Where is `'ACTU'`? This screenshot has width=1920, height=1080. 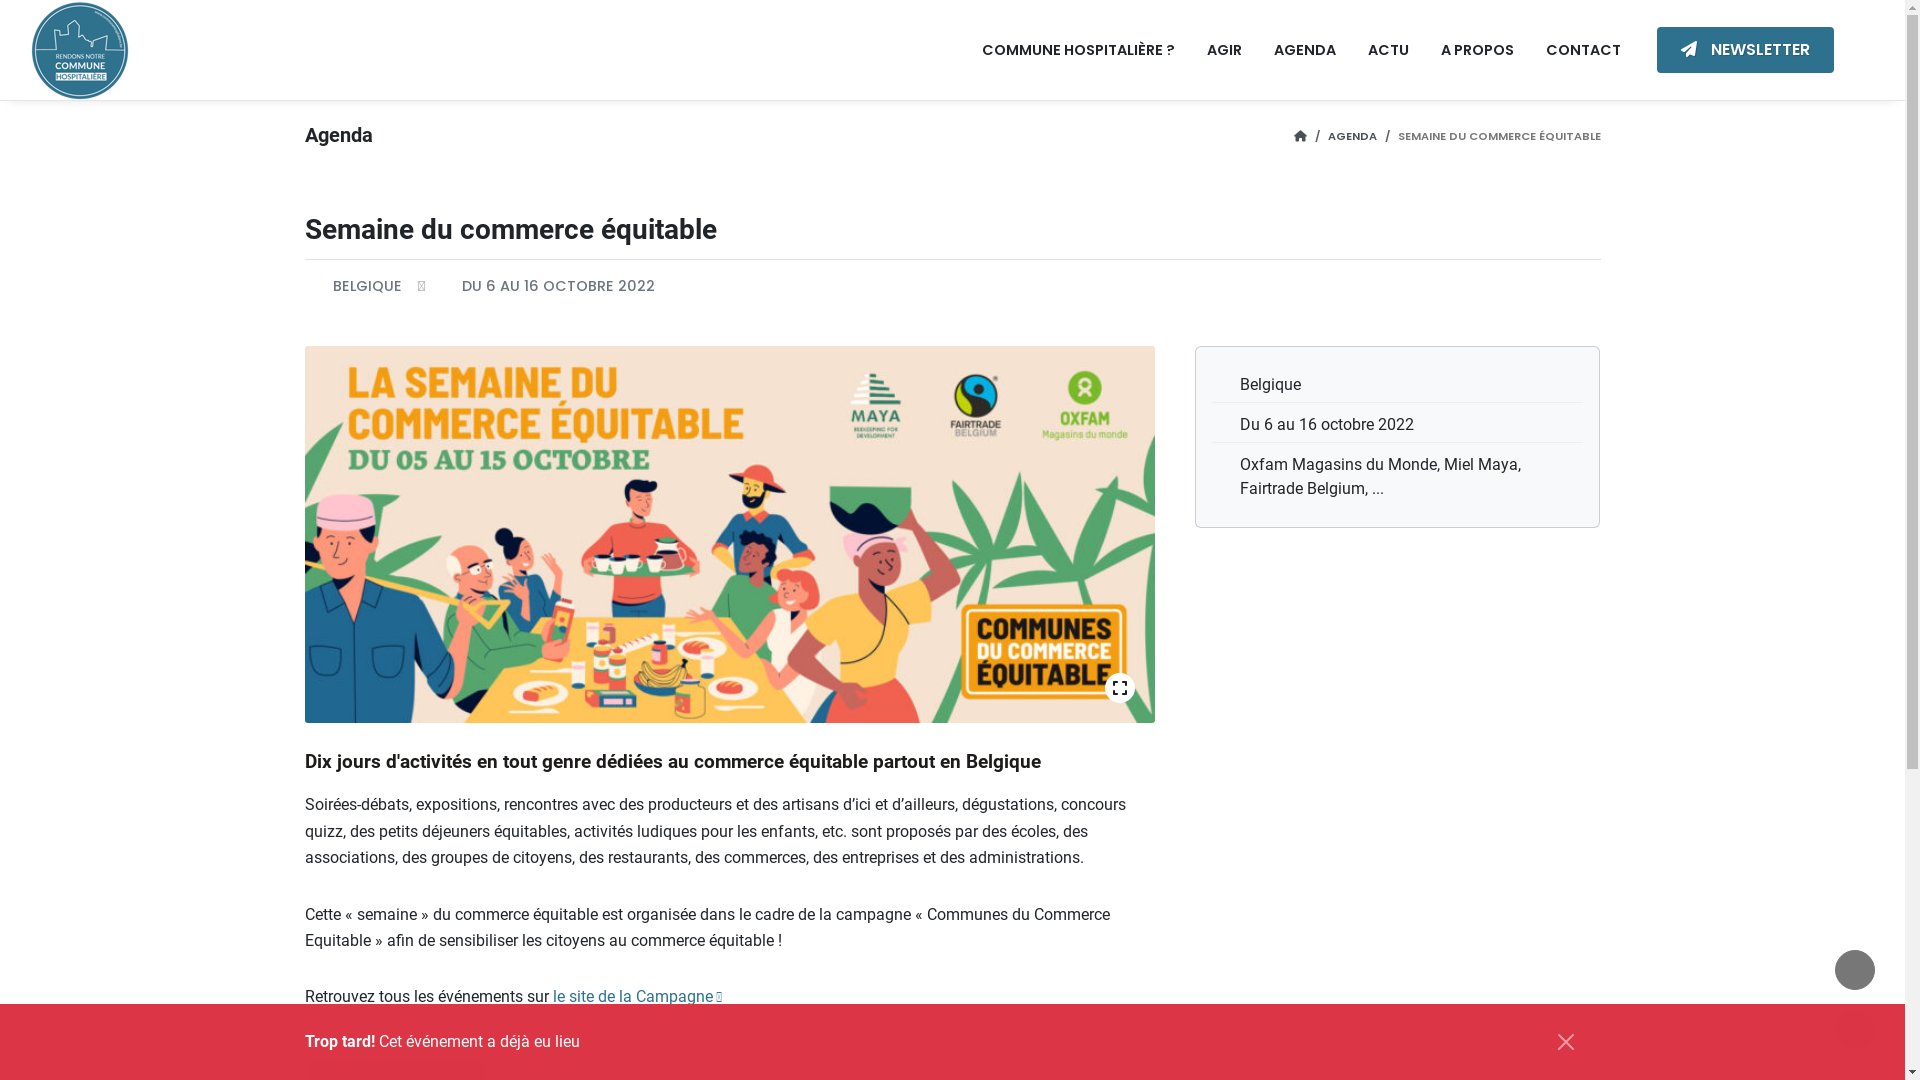 'ACTU' is located at coordinates (1387, 49).